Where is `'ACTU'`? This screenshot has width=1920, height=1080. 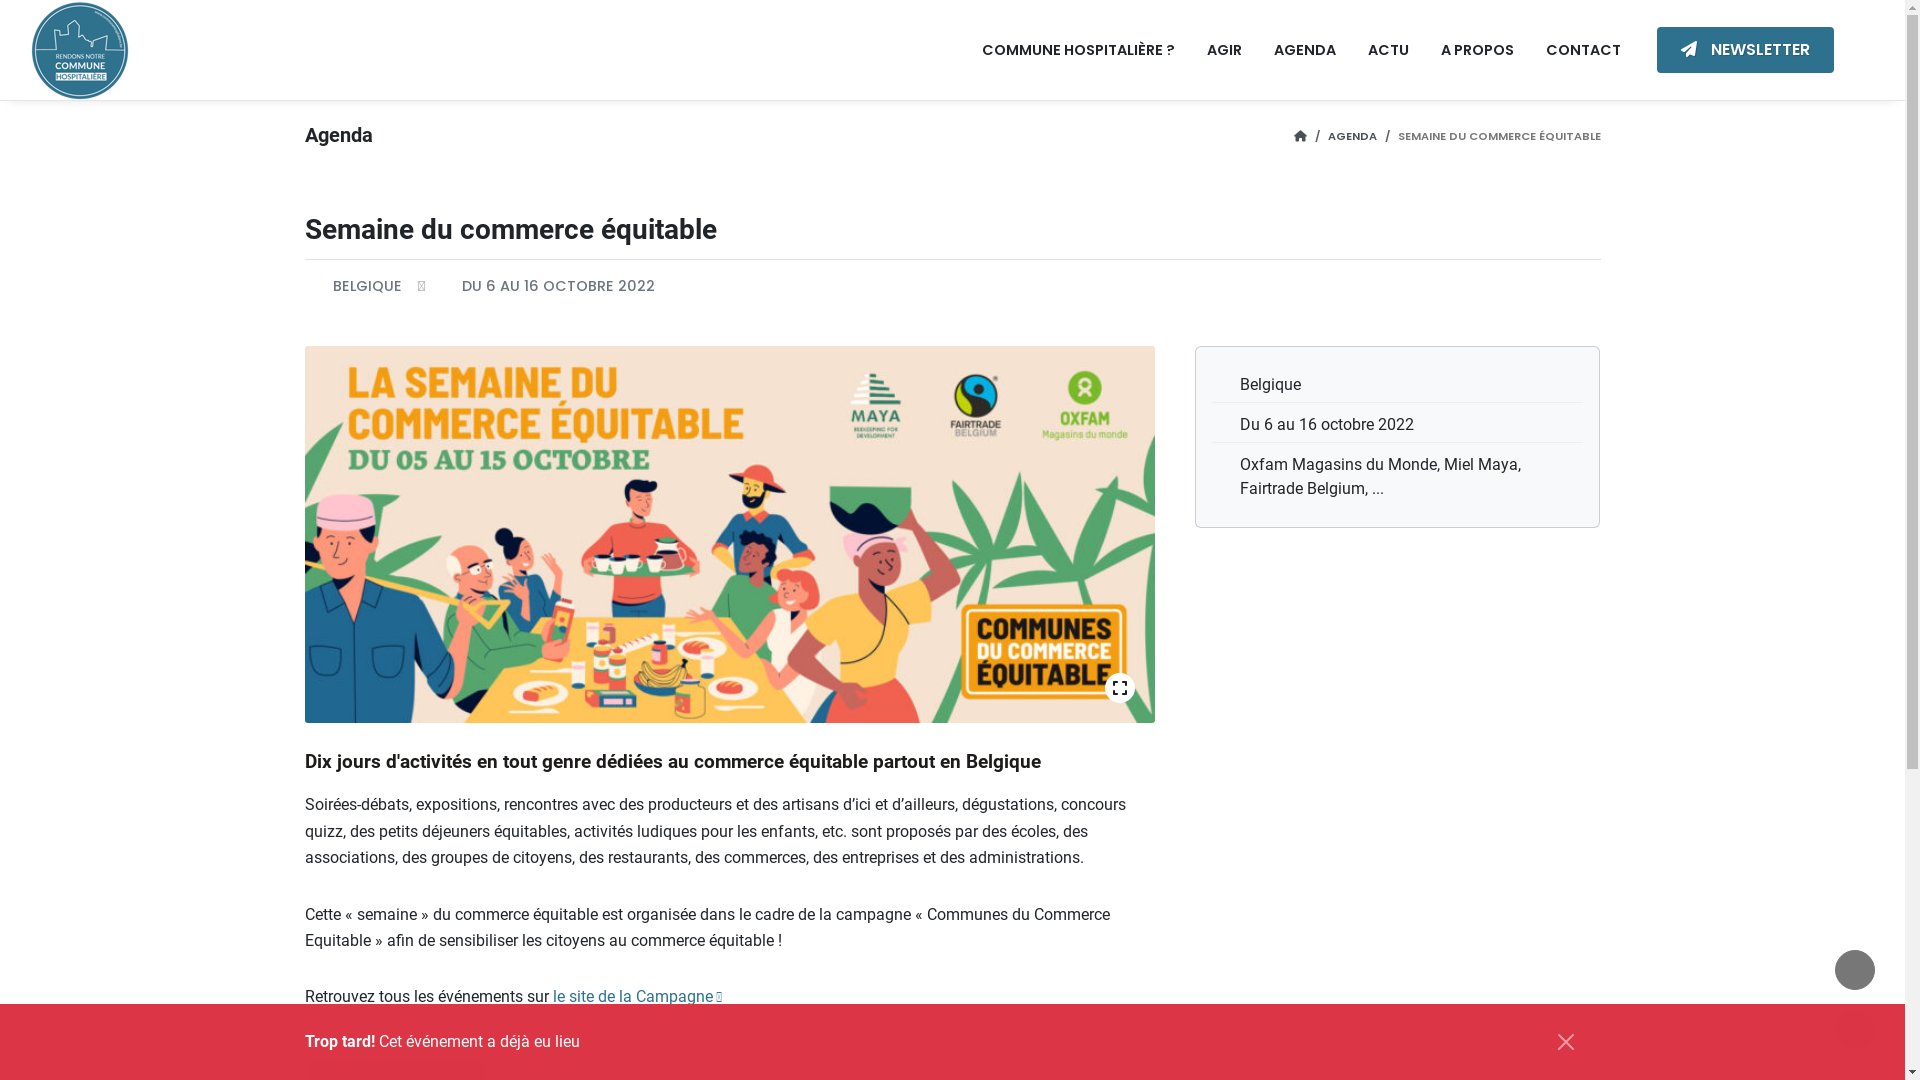 'ACTU' is located at coordinates (1387, 49).